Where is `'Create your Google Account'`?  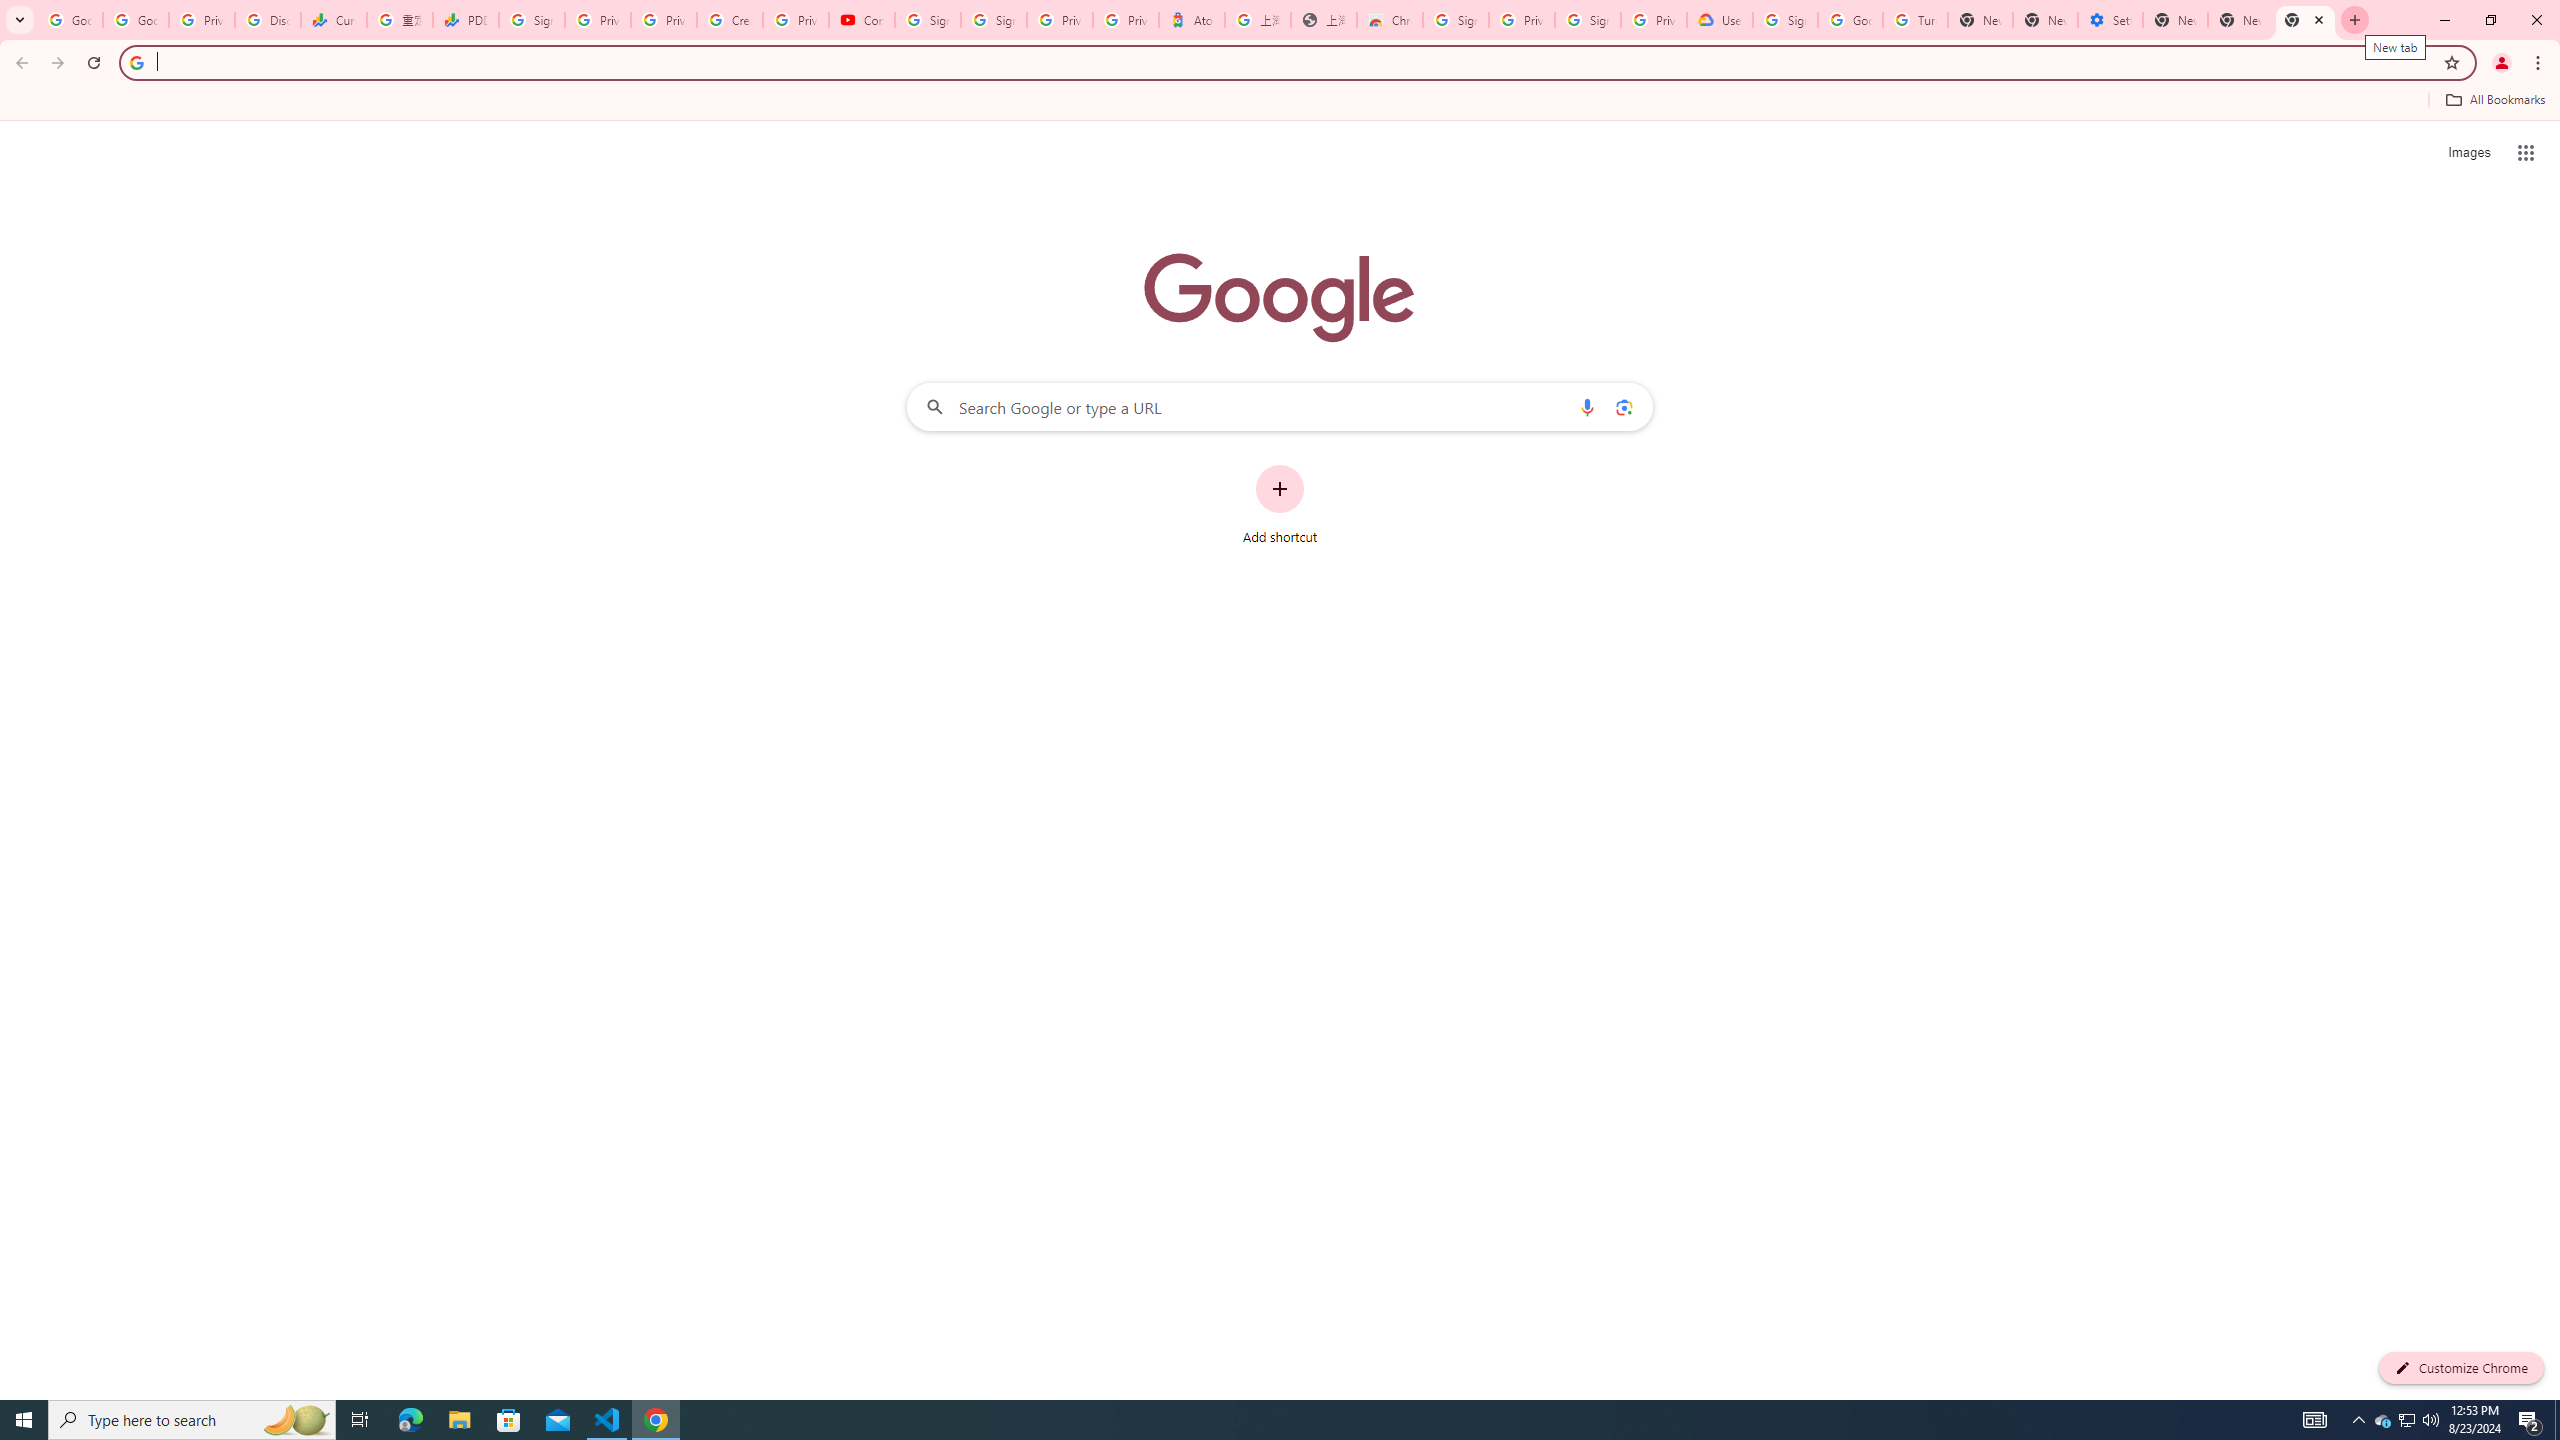 'Create your Google Account' is located at coordinates (729, 19).